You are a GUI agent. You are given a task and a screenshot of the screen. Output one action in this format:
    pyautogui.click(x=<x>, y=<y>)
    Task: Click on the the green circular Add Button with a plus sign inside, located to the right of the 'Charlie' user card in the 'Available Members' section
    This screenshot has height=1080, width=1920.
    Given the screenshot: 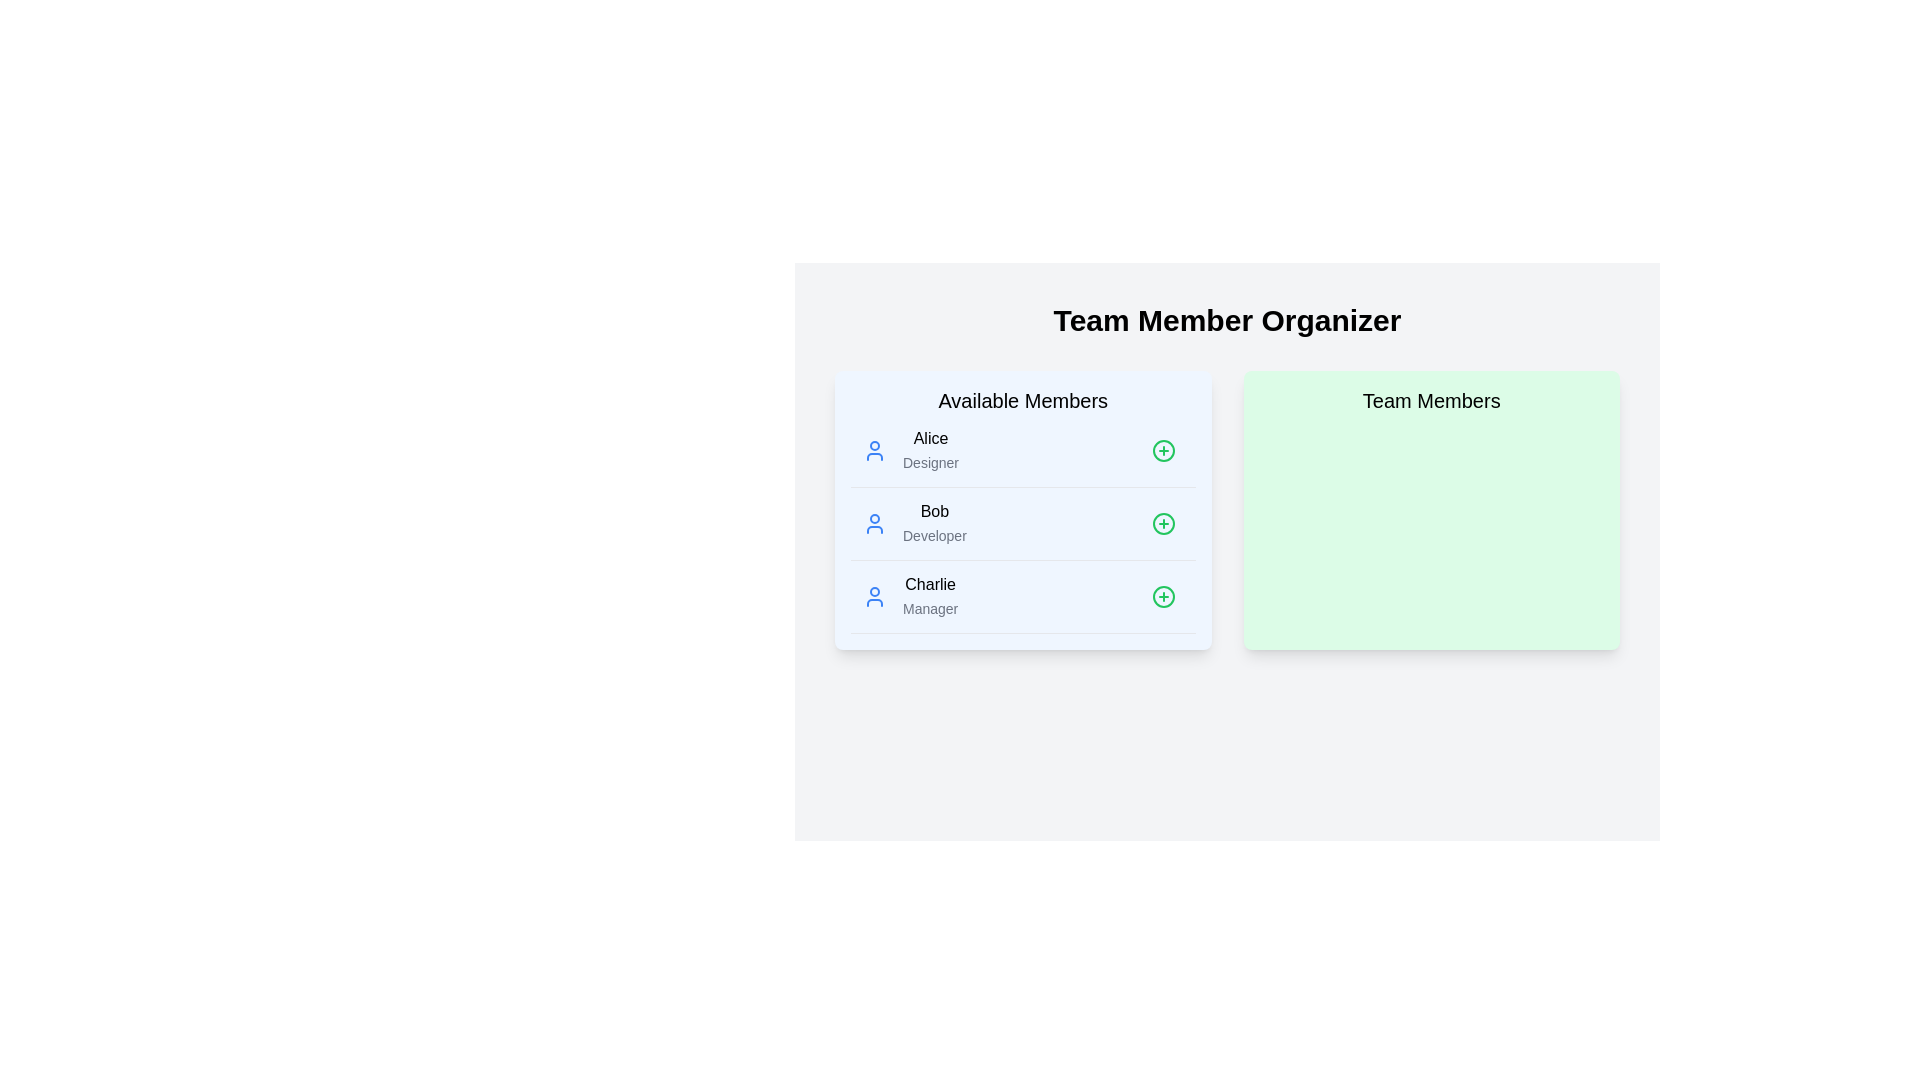 What is the action you would take?
    pyautogui.click(x=1163, y=596)
    